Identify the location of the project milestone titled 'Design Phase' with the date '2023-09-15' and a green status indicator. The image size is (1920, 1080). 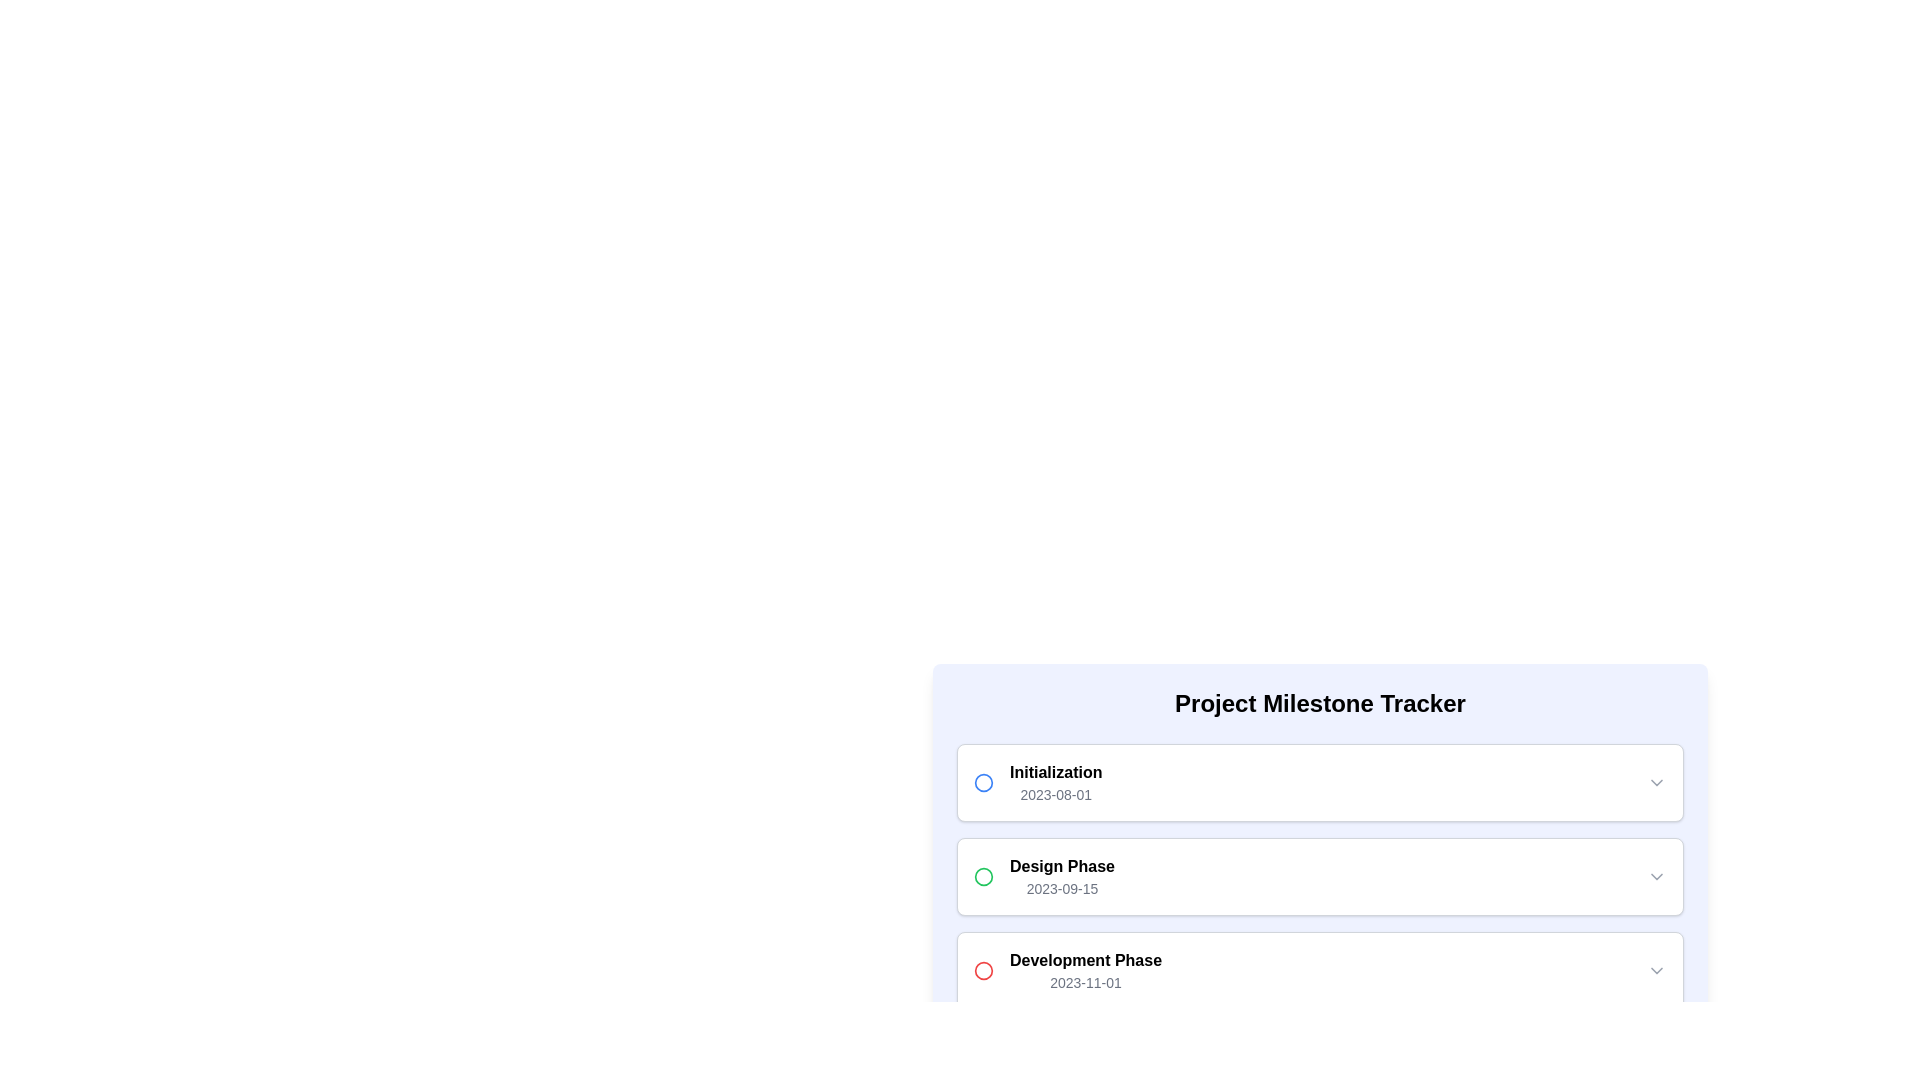
(1043, 875).